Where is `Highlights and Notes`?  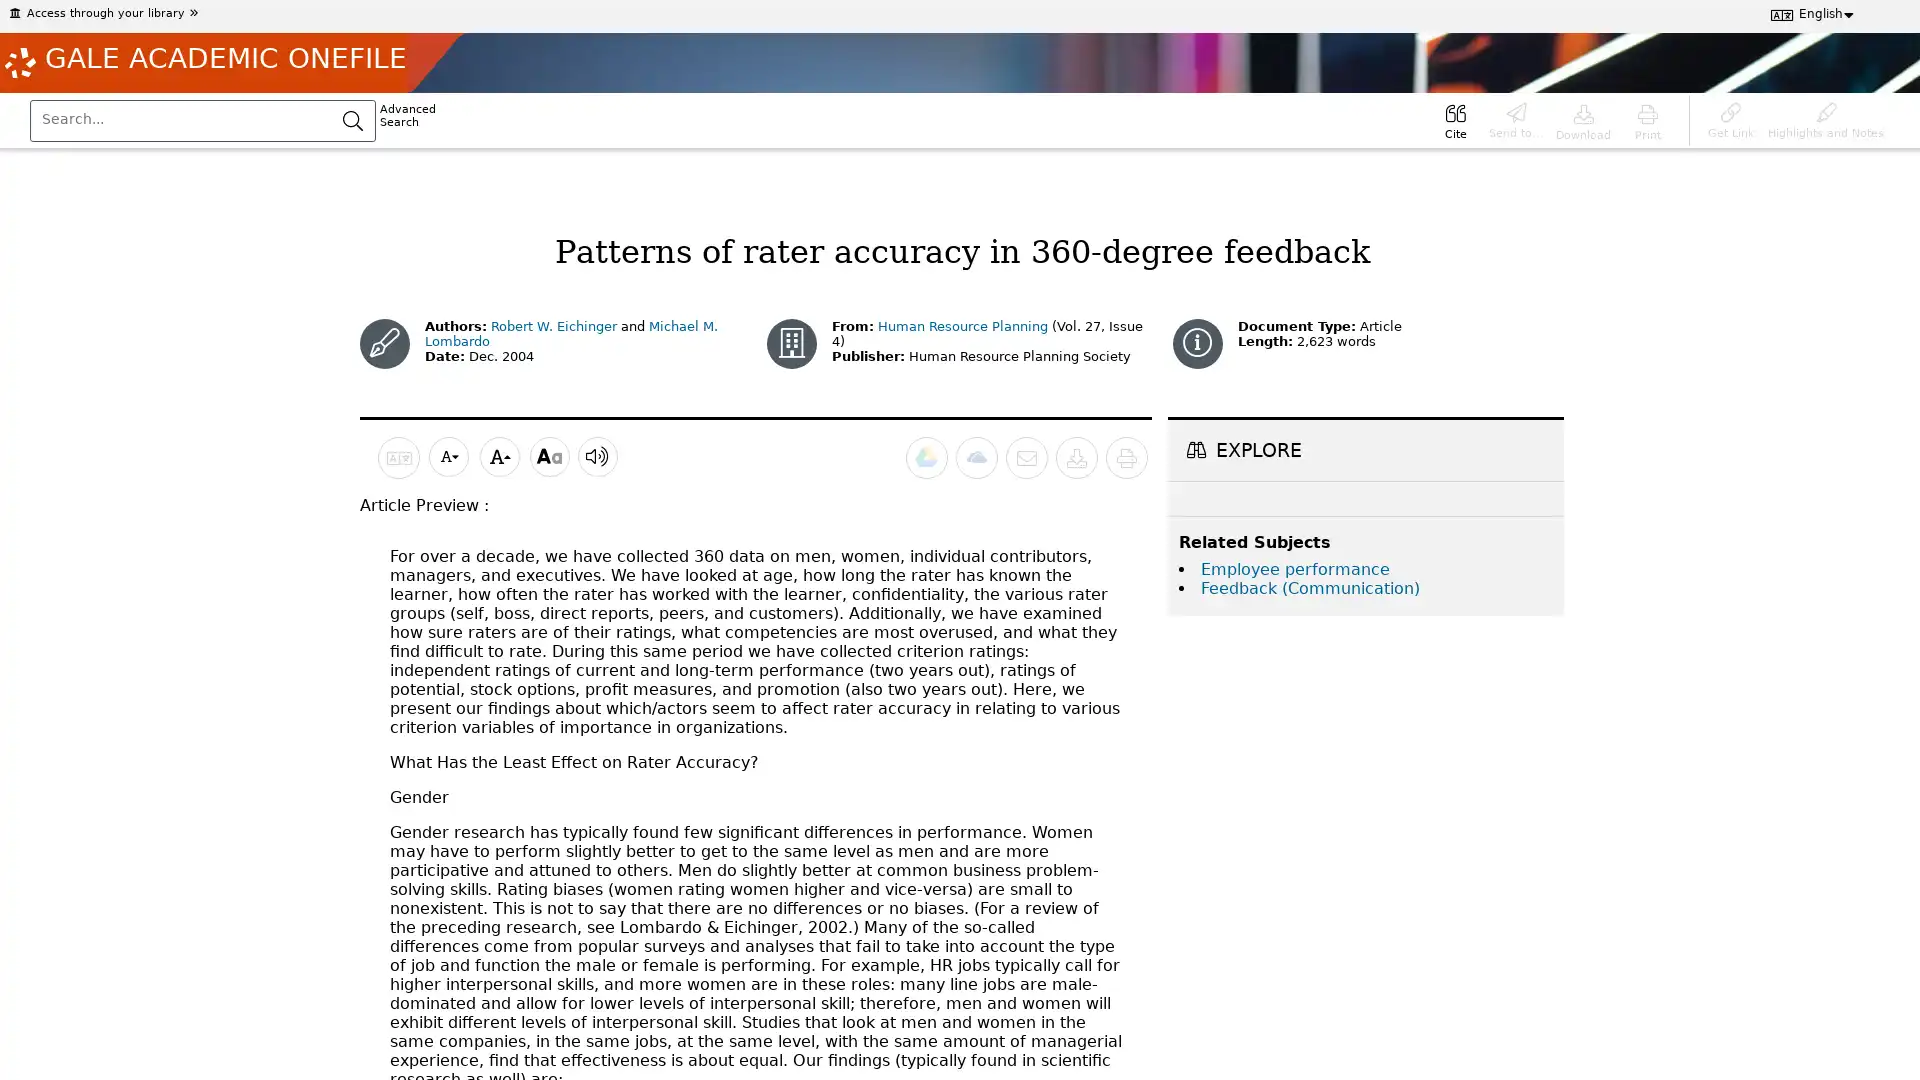 Highlights and Notes is located at coordinates (1825, 118).